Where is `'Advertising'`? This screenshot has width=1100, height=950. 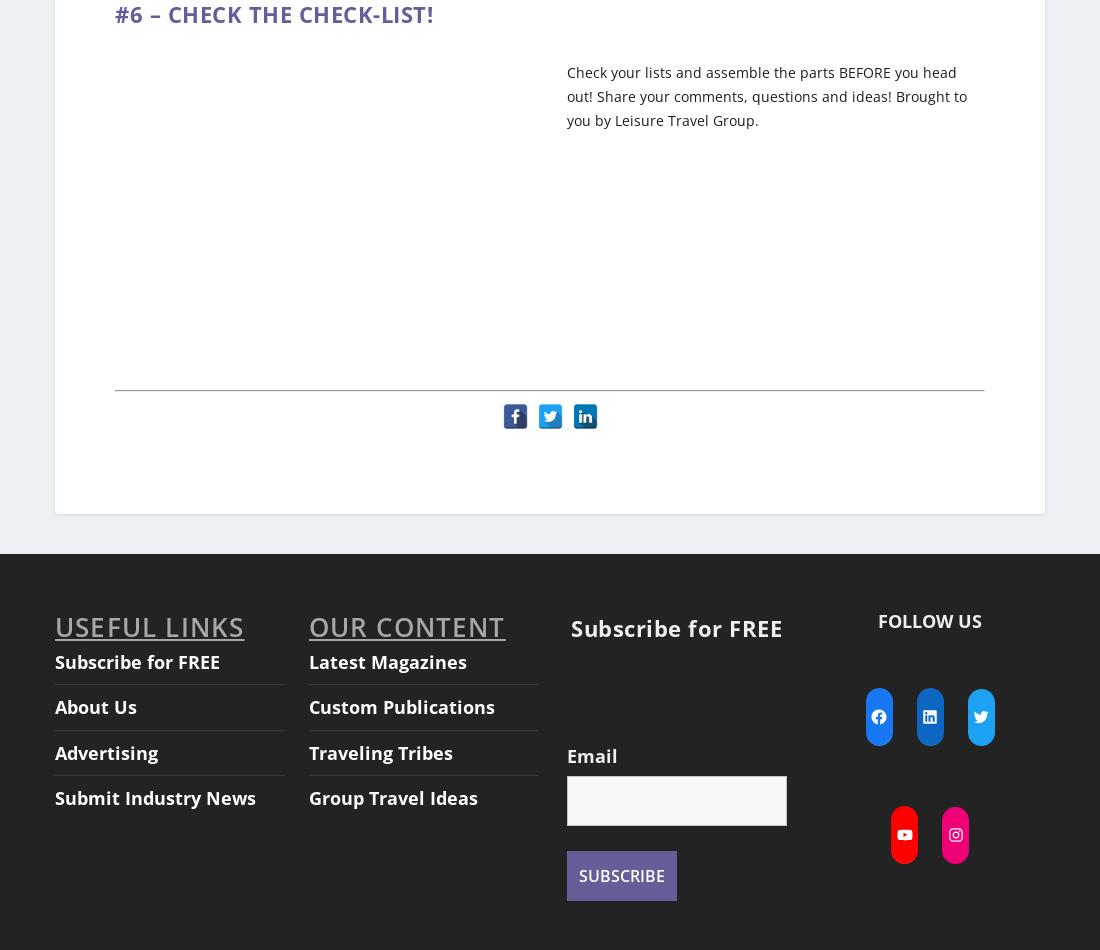 'Advertising' is located at coordinates (106, 732).